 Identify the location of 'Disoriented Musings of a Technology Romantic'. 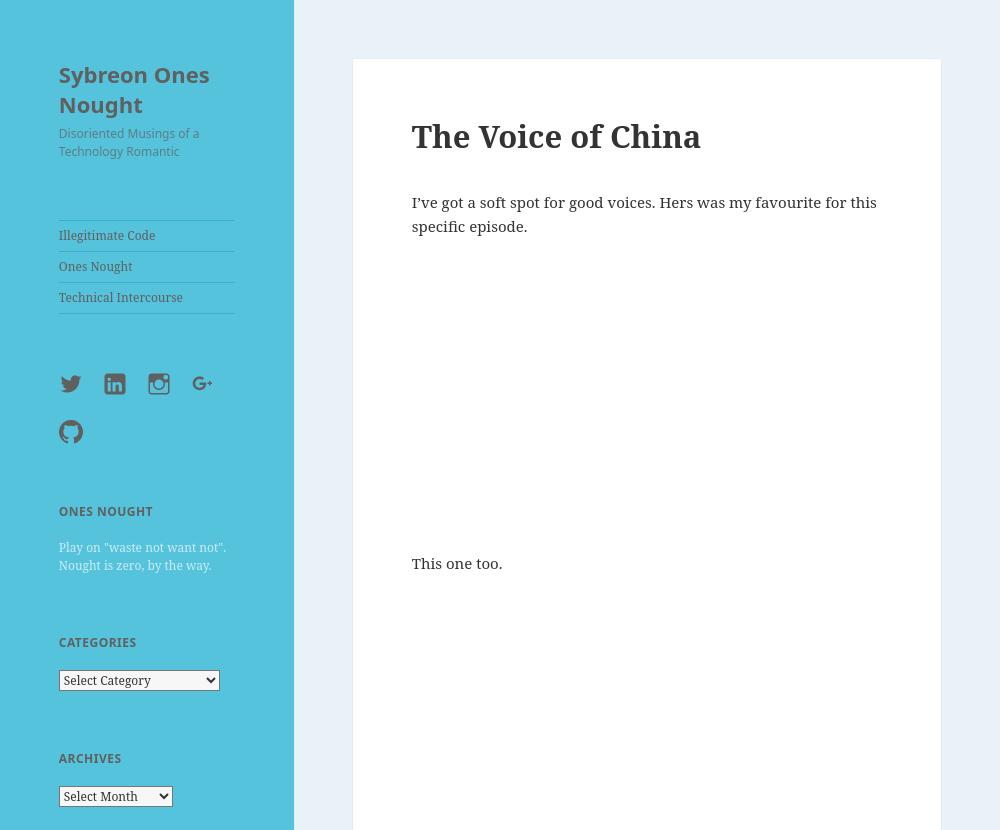
(128, 140).